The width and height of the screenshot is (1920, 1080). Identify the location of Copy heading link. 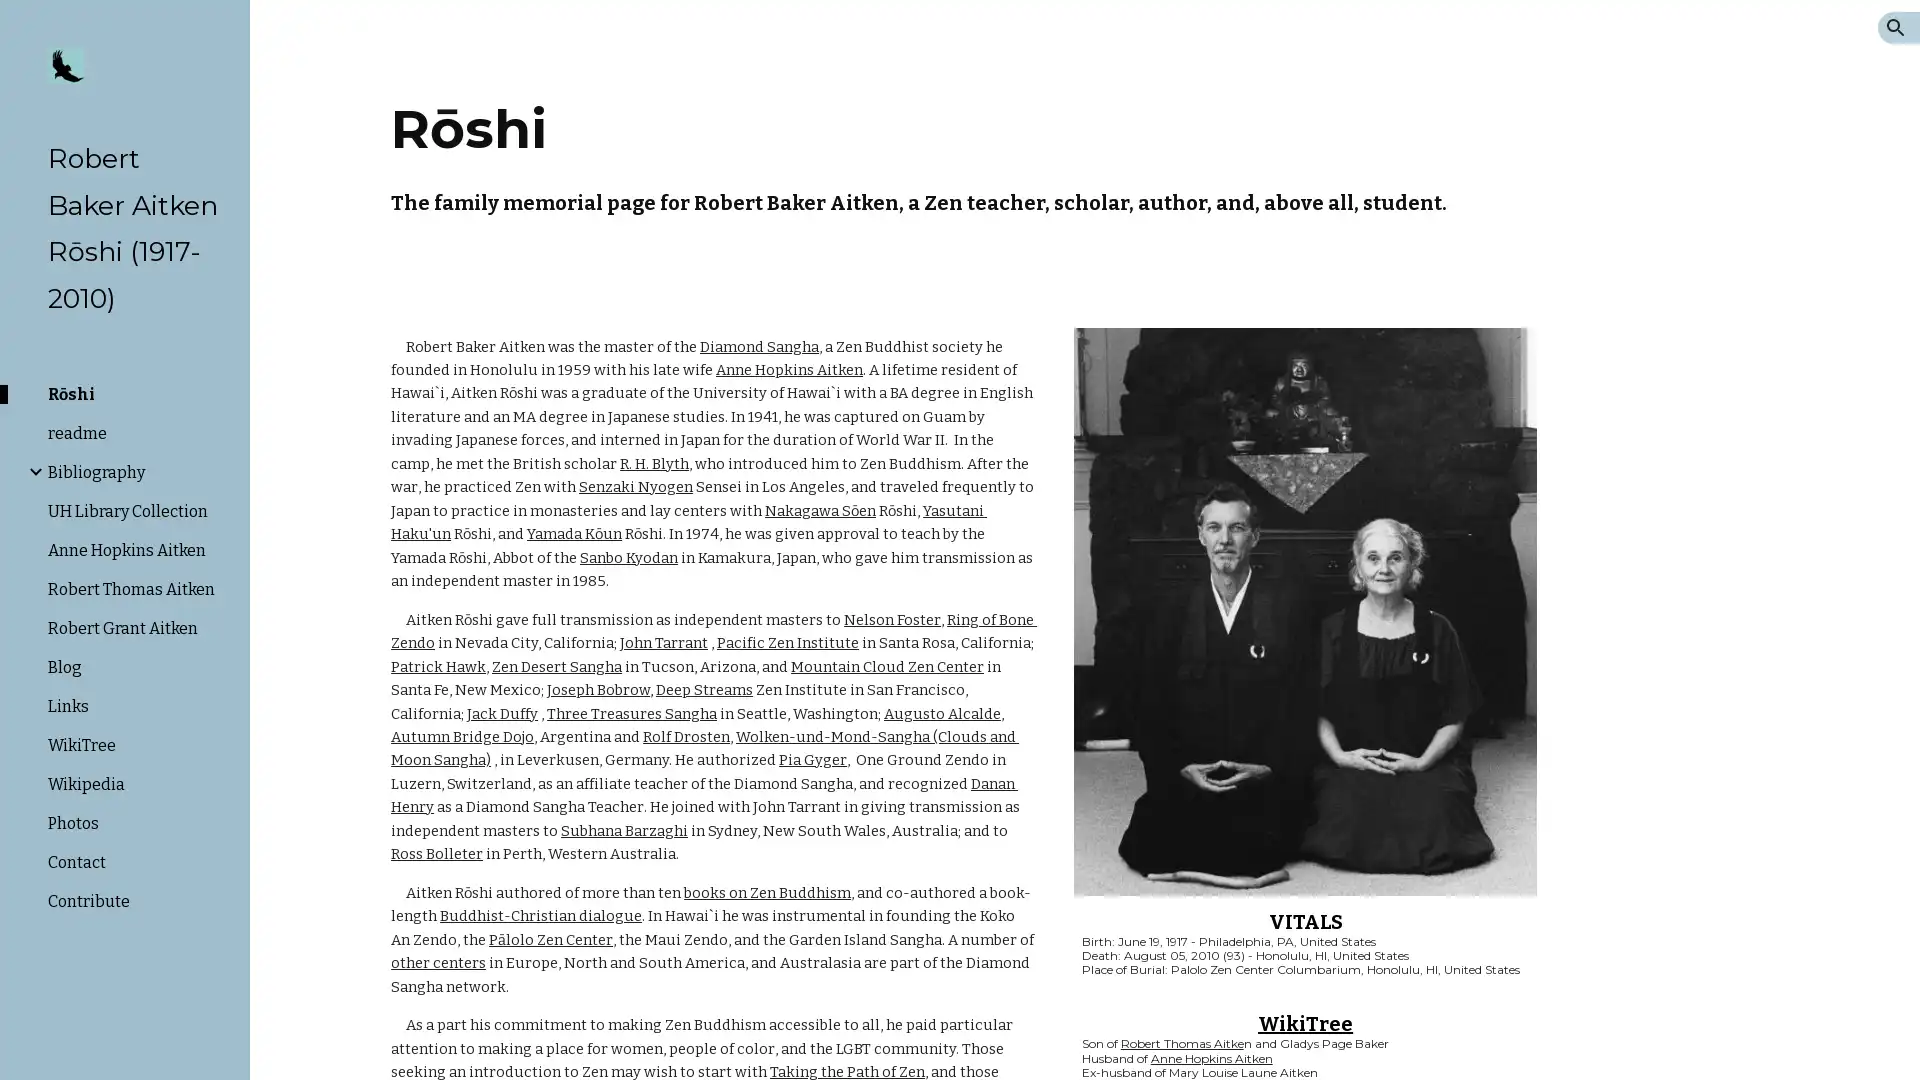
(1499, 1023).